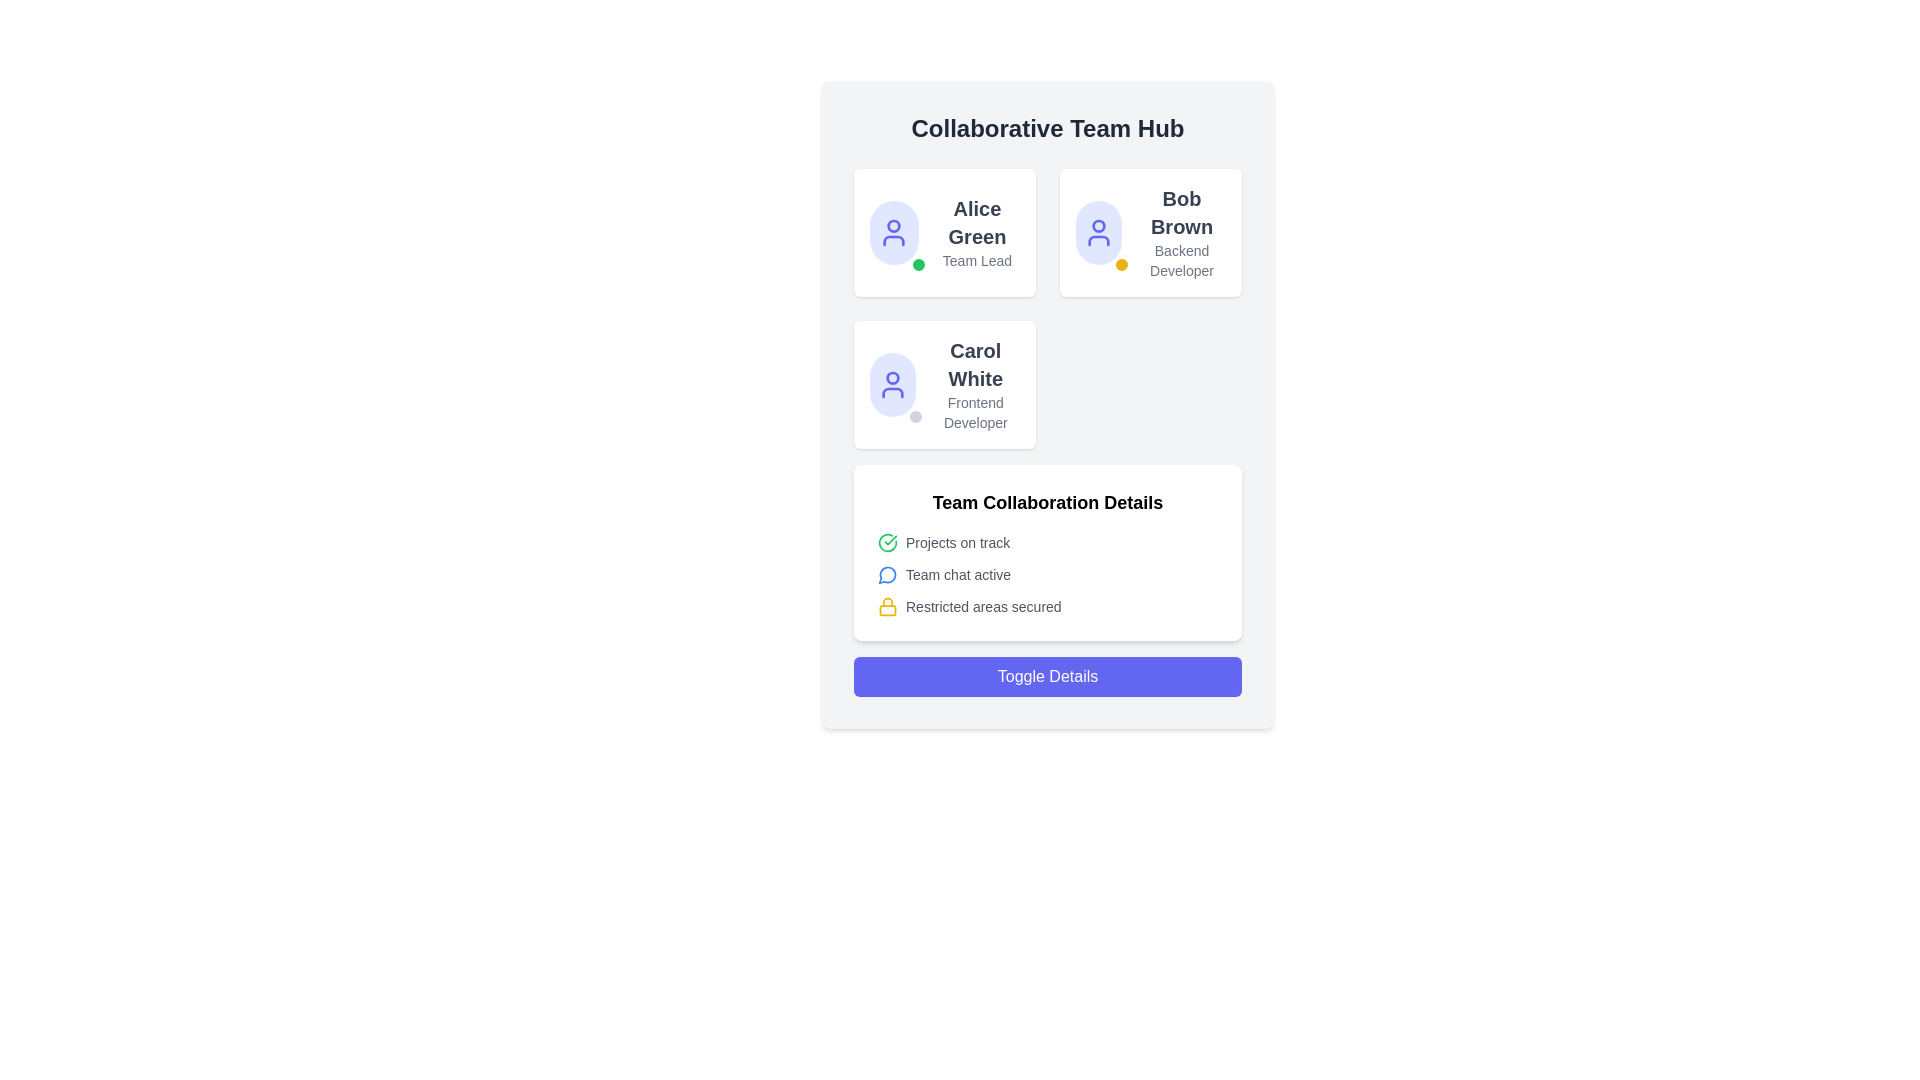  I want to click on the small circular shape representing the user avatar of Alice Green, which is styled with a blue outline and located at the upper center of the profile card in the Collaborative Team Hub, so click(893, 225).